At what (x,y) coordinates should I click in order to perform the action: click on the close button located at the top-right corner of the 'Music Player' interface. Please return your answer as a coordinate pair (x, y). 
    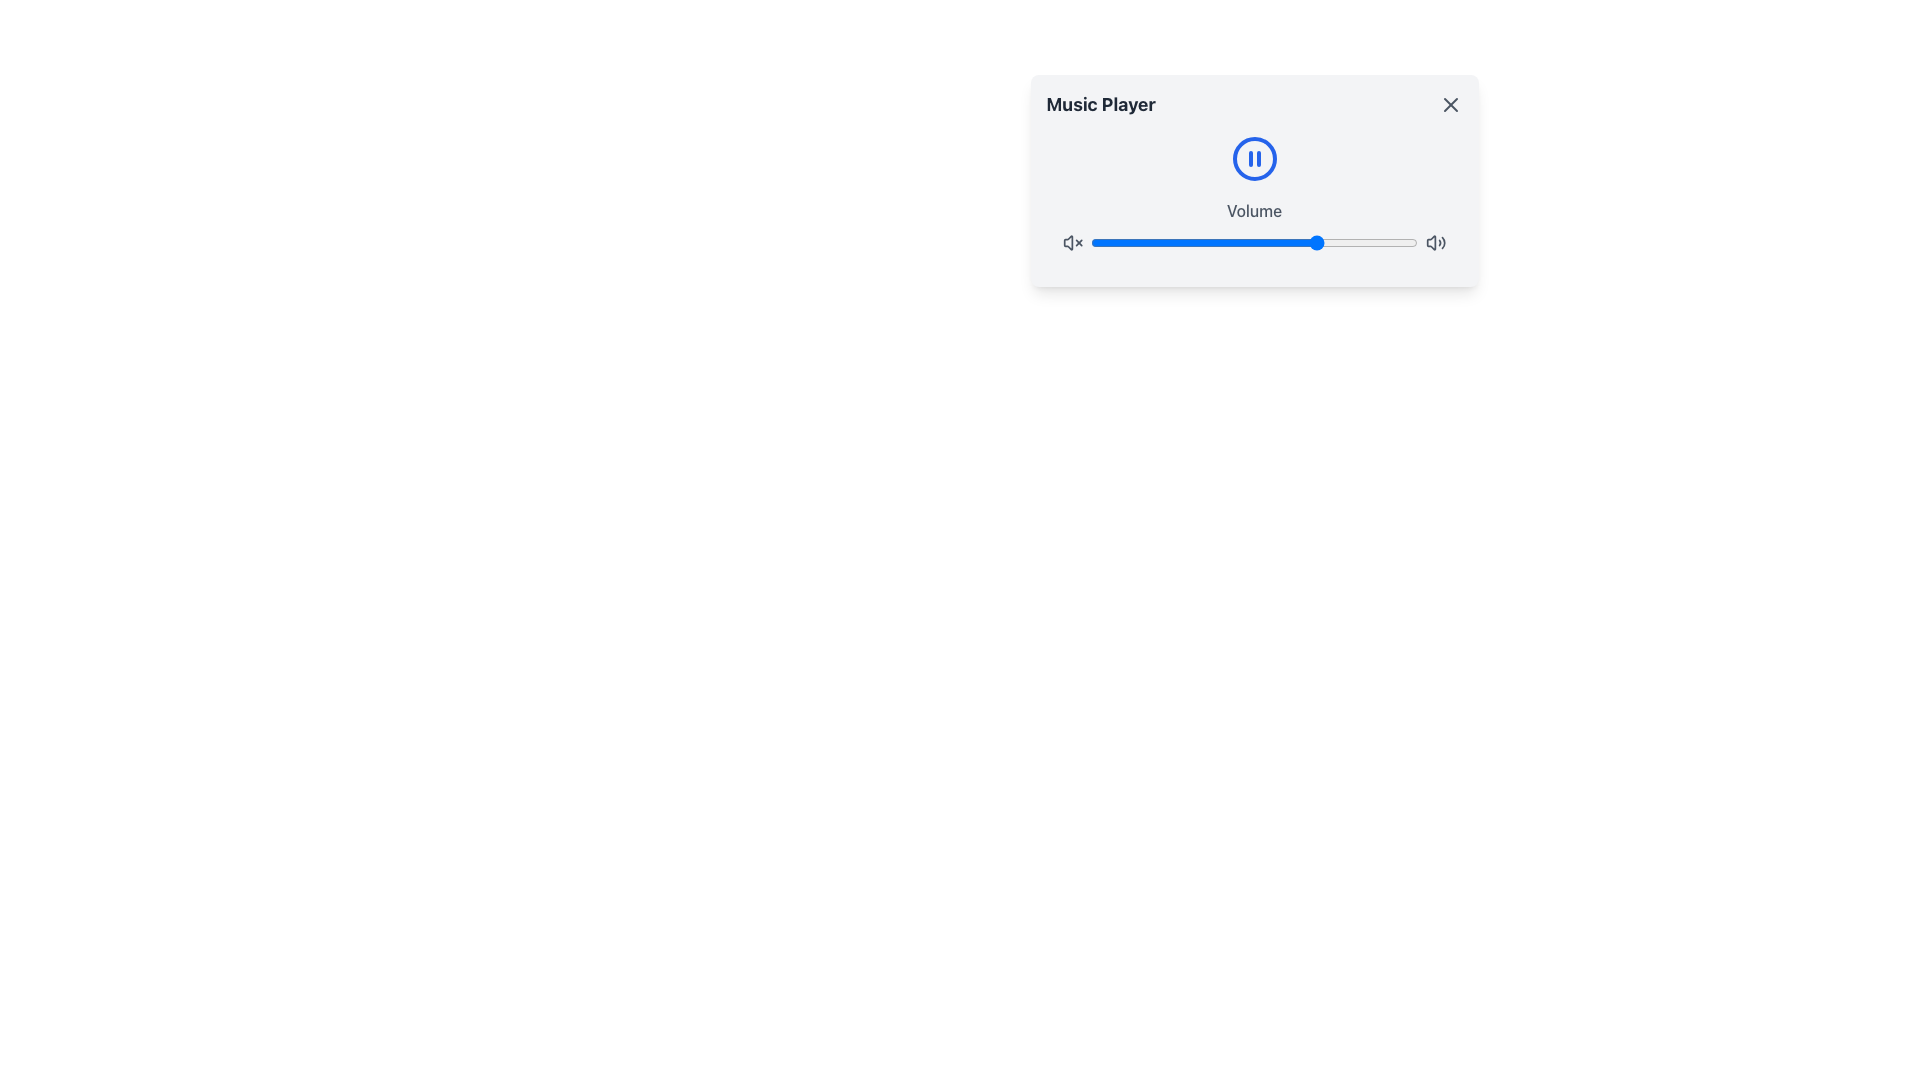
    Looking at the image, I should click on (1450, 104).